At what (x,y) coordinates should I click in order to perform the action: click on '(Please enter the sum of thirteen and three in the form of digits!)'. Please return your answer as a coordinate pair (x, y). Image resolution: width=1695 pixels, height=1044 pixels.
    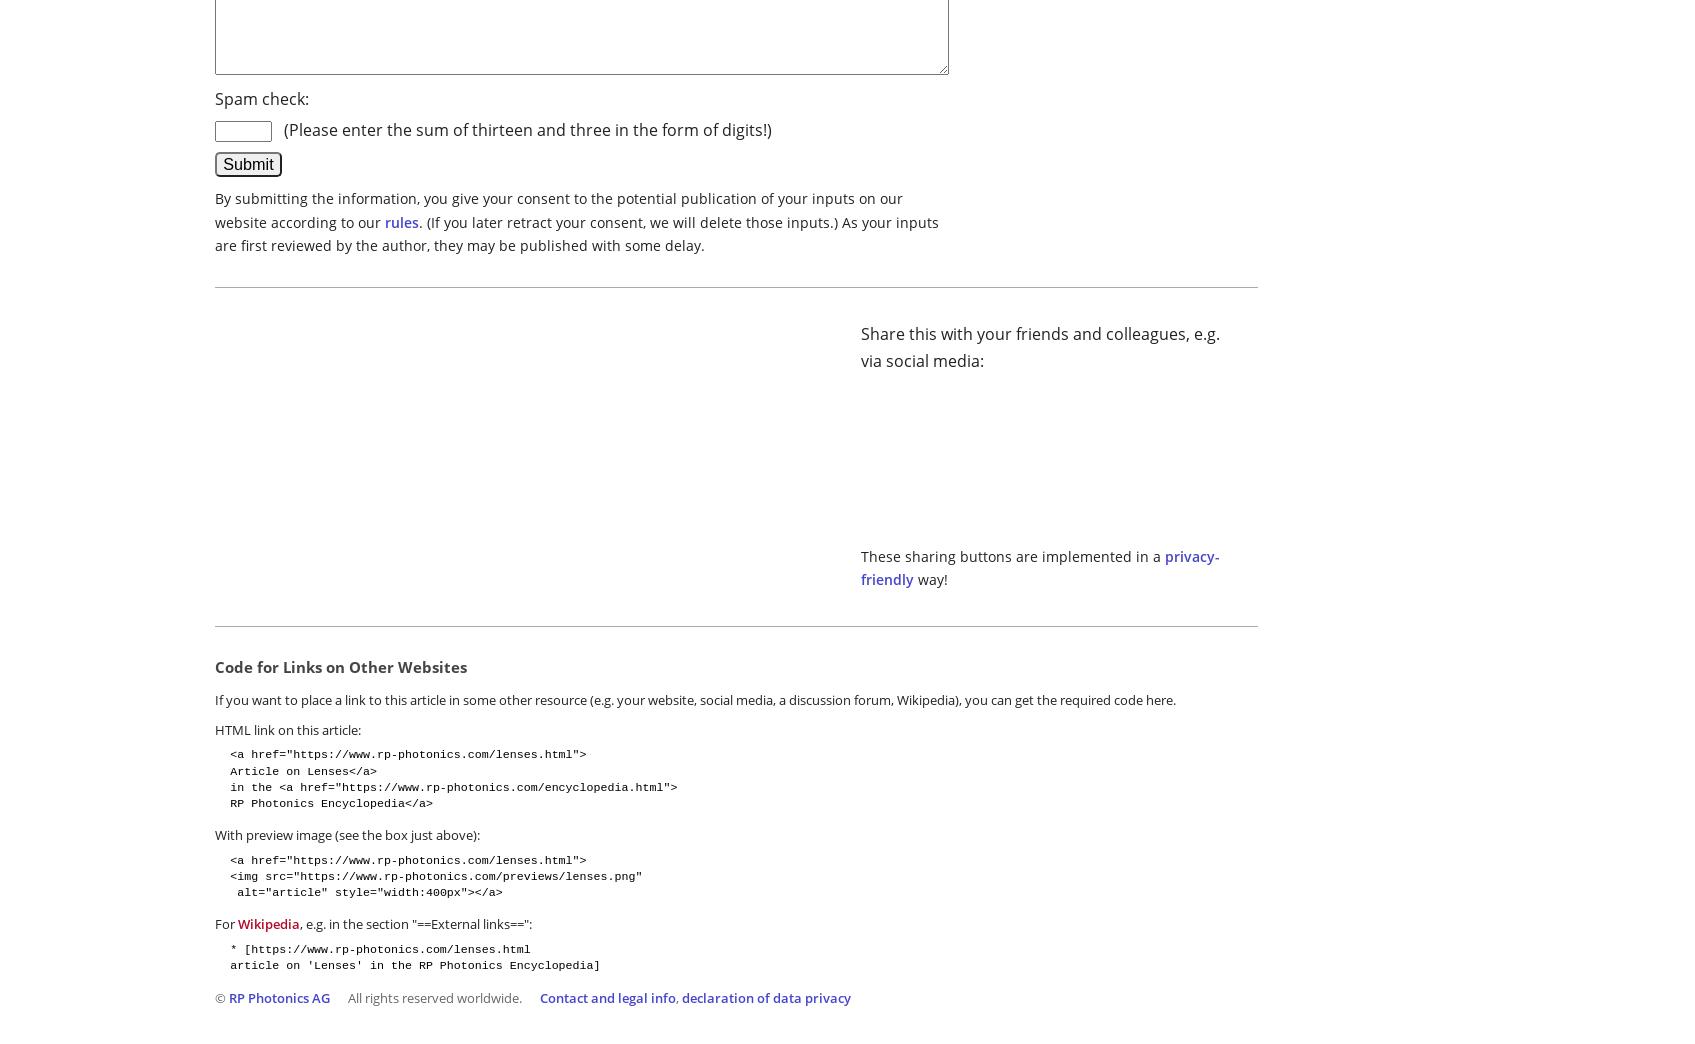
    Looking at the image, I should click on (522, 129).